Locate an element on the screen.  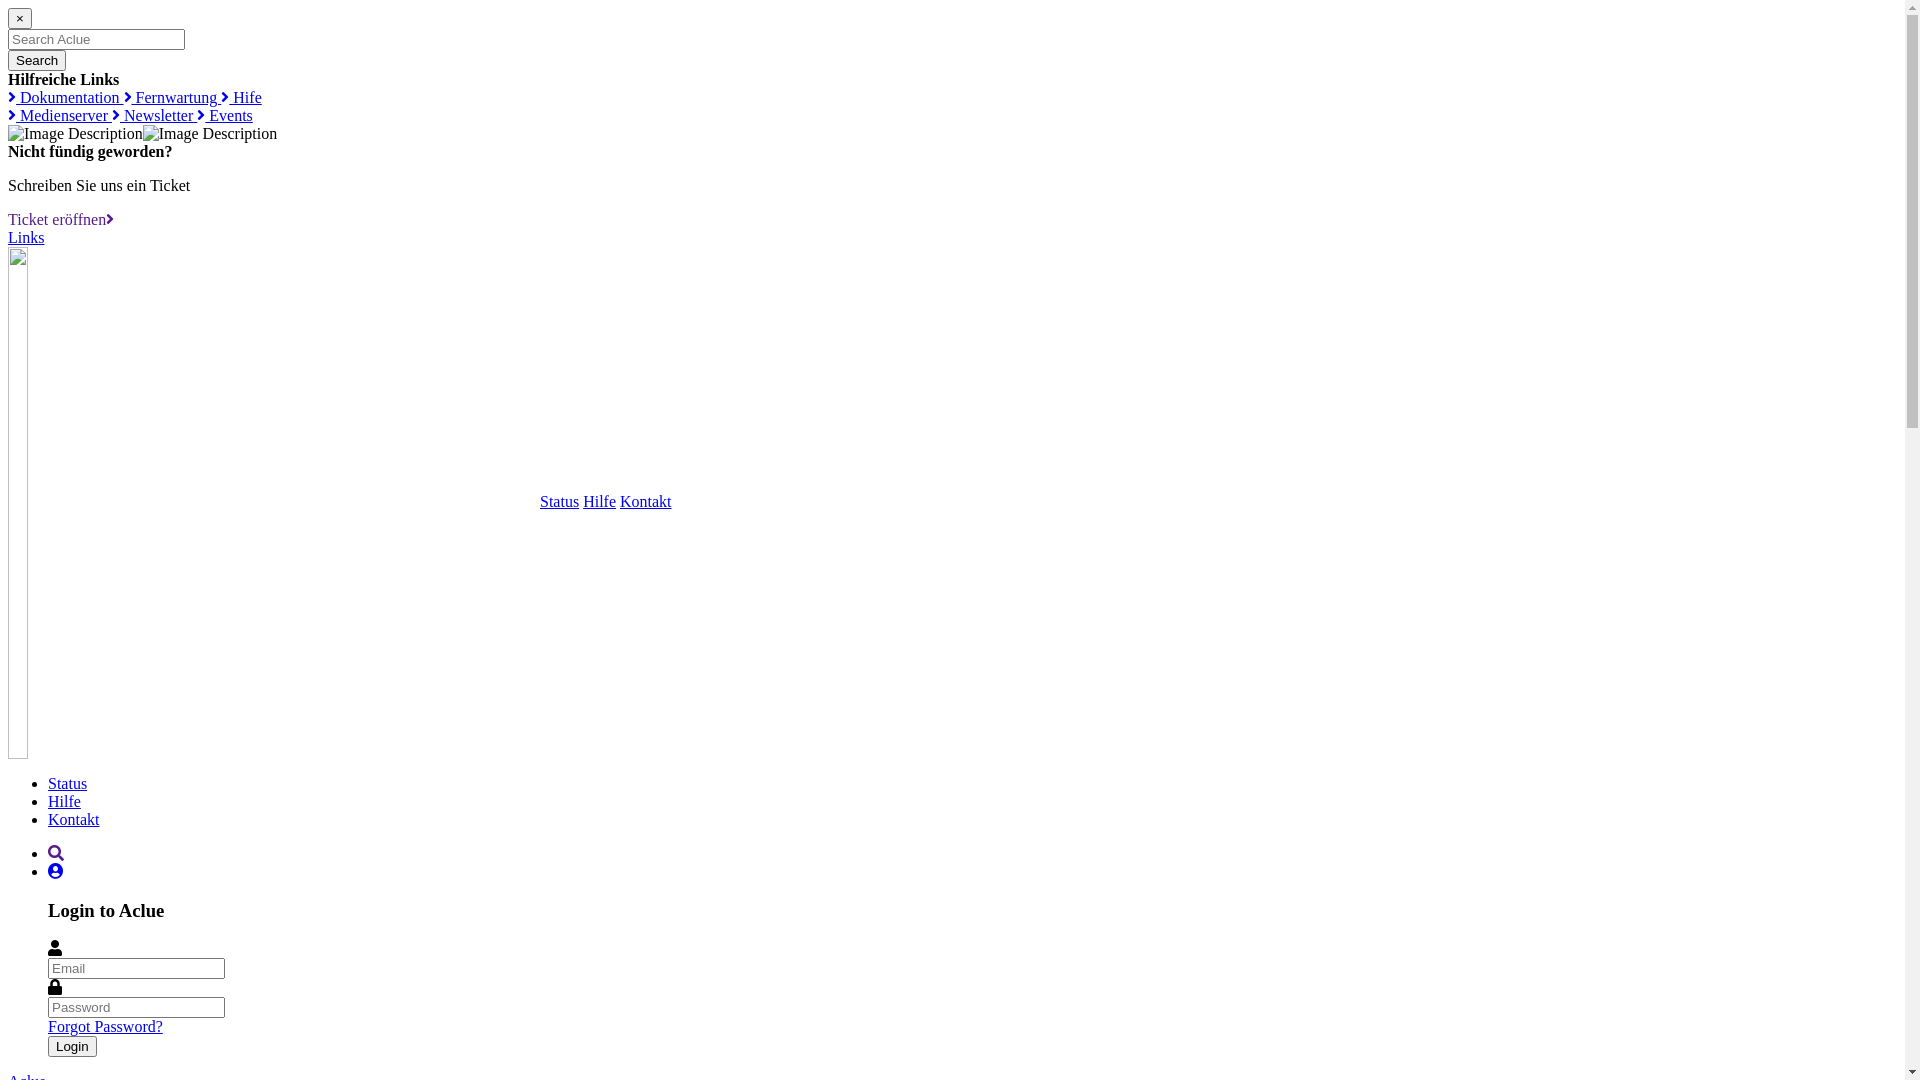
'Links' is located at coordinates (8, 236).